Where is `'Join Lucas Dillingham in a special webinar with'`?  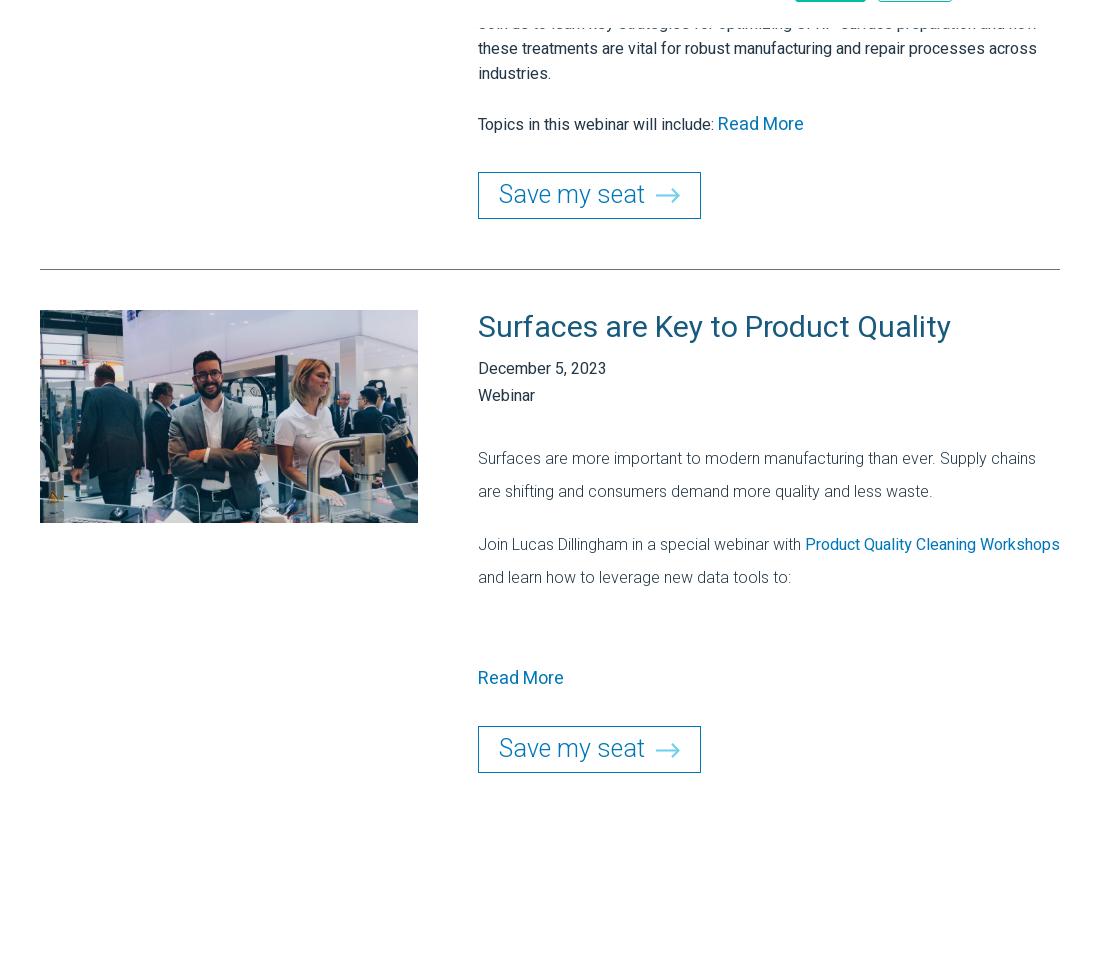 'Join Lucas Dillingham in a special webinar with' is located at coordinates (641, 545).